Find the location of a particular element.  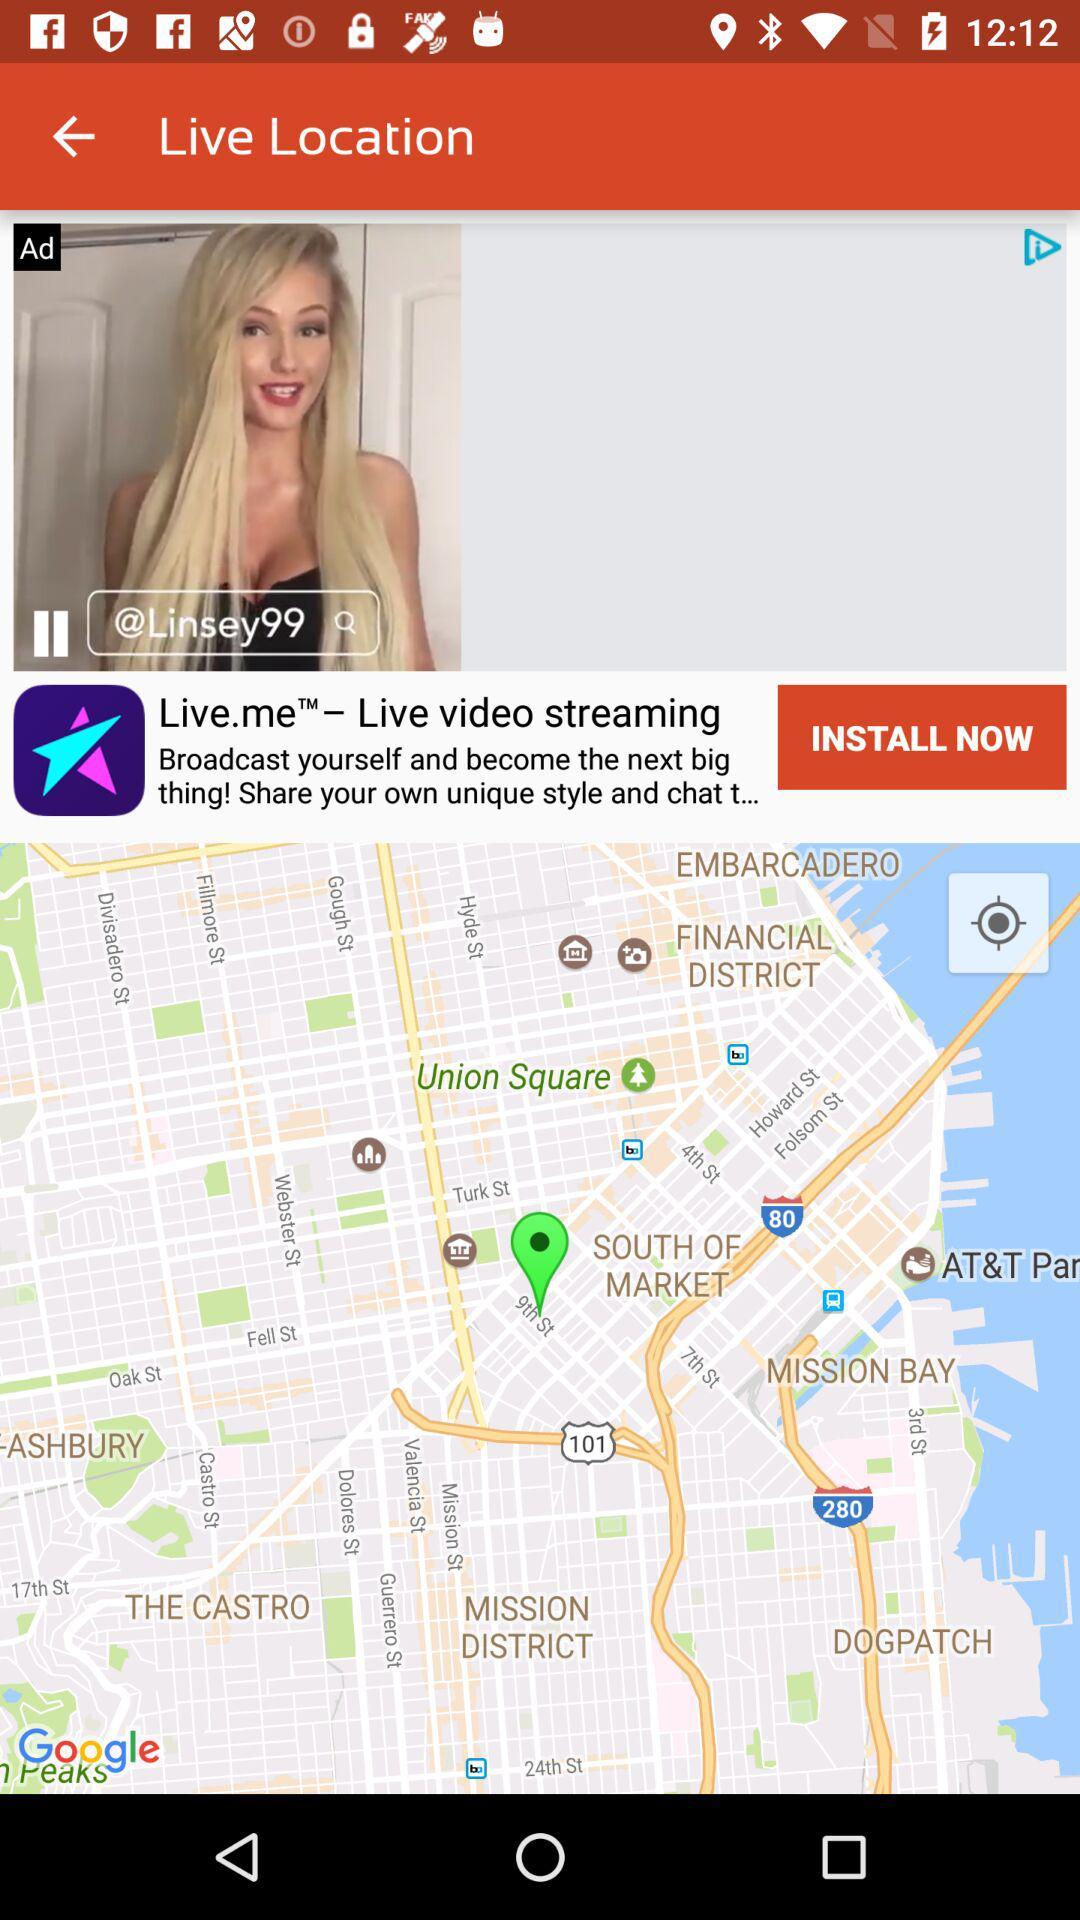

item next to install now is located at coordinates (438, 711).